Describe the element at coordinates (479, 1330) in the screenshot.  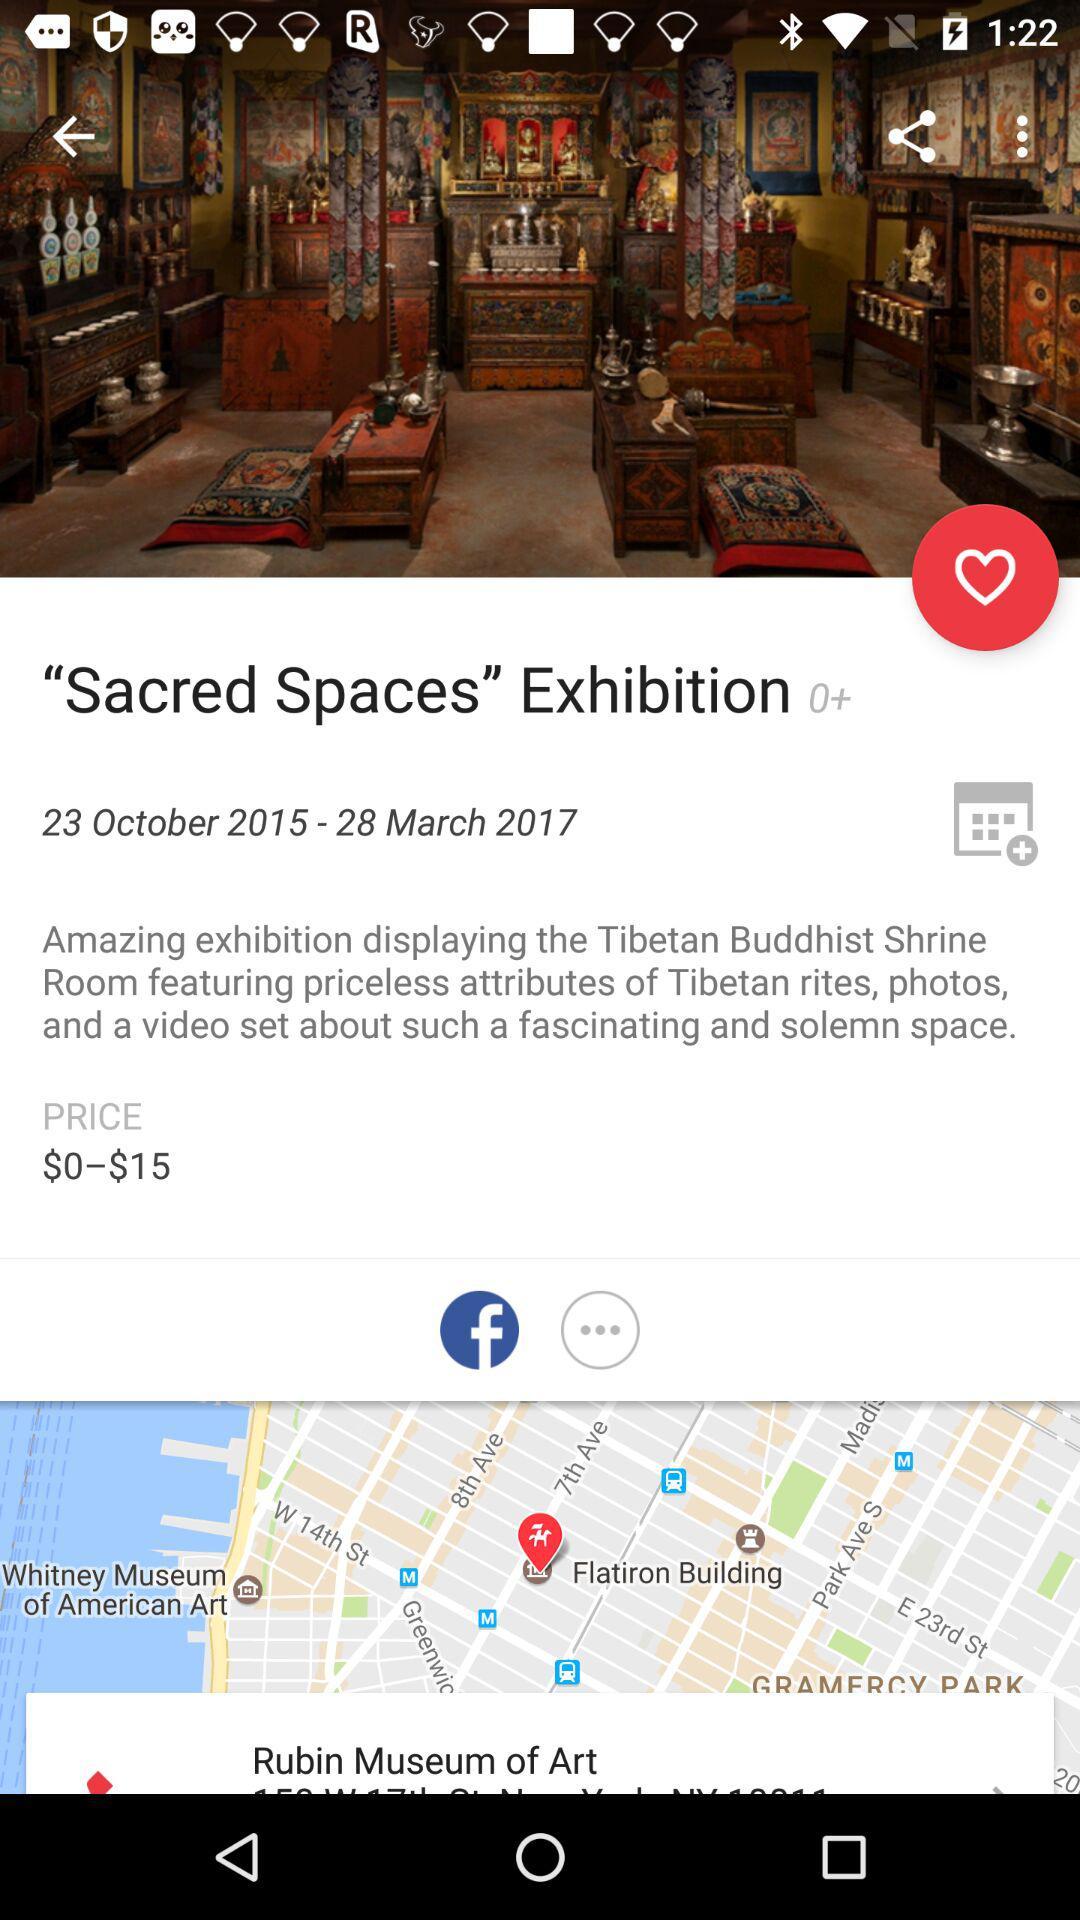
I see `the facebook icon` at that location.